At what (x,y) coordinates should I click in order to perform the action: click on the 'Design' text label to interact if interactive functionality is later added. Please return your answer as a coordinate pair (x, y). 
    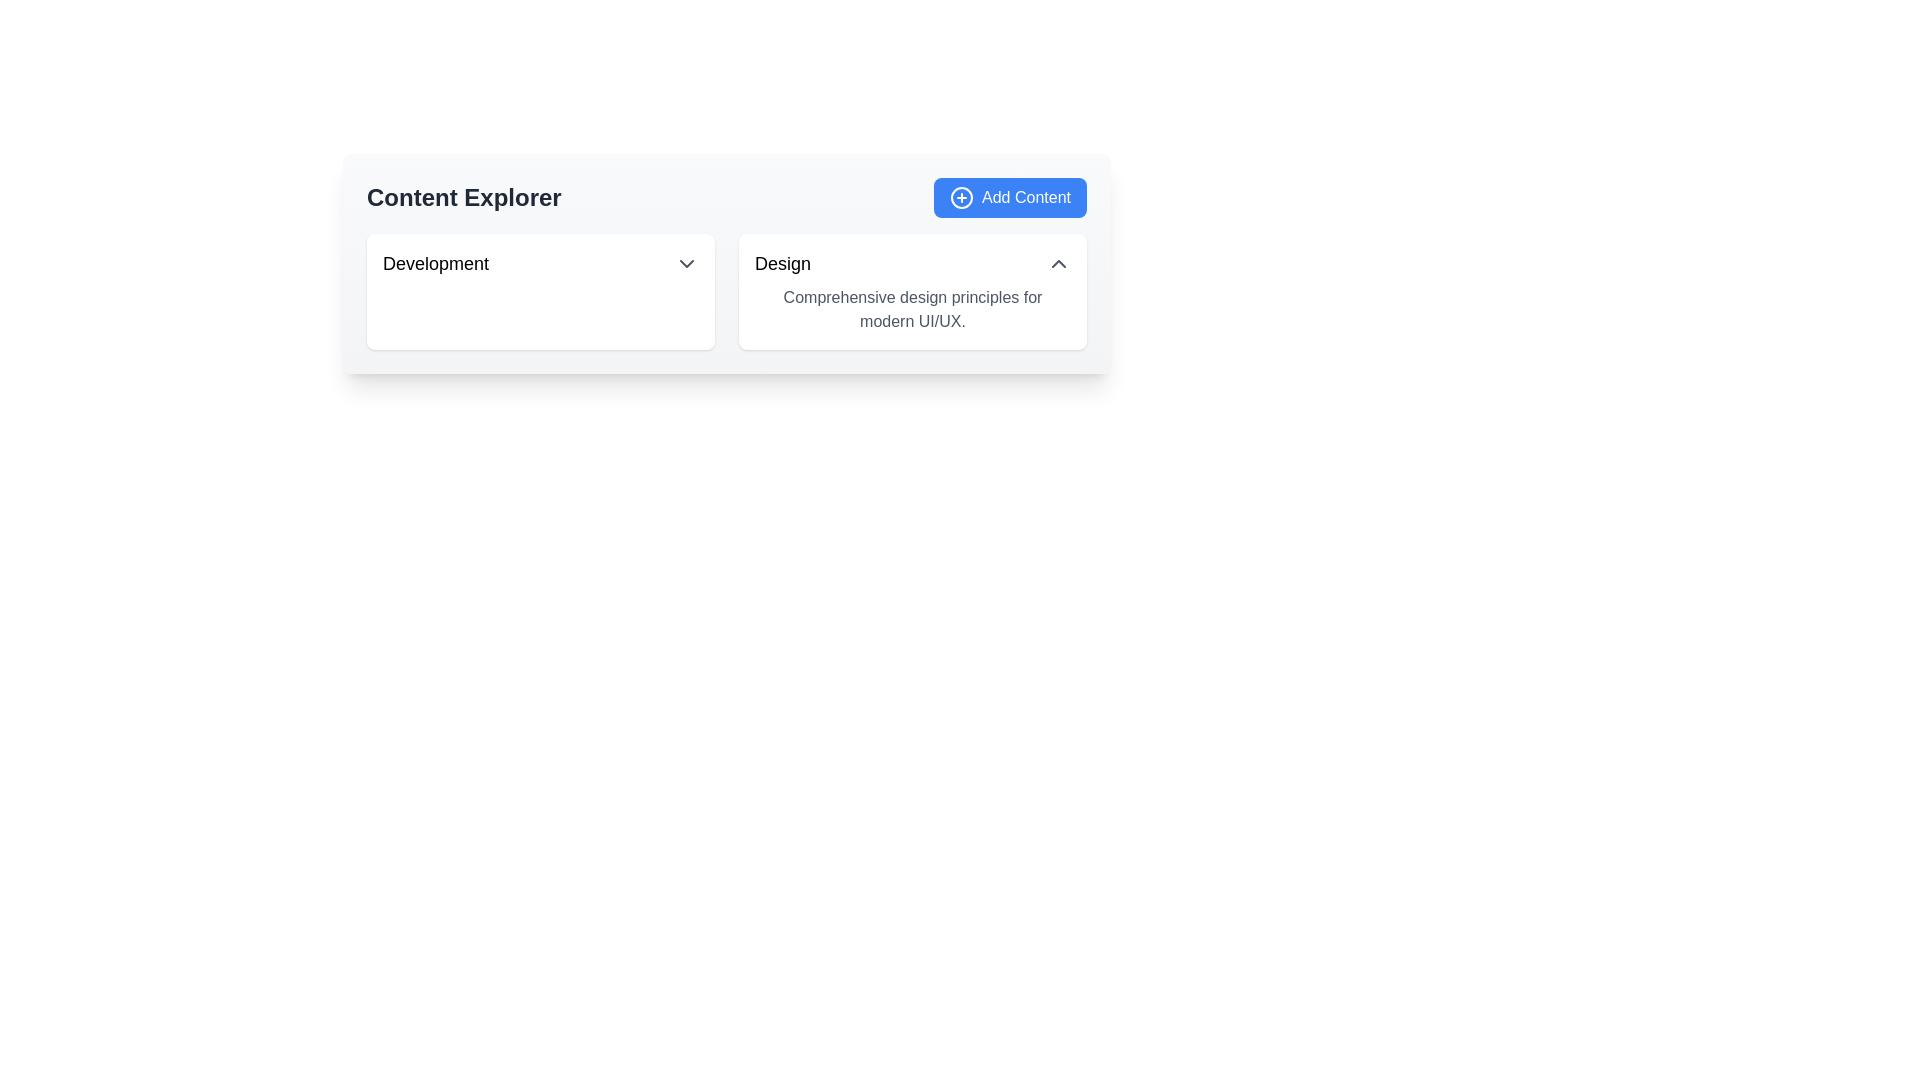
    Looking at the image, I should click on (781, 262).